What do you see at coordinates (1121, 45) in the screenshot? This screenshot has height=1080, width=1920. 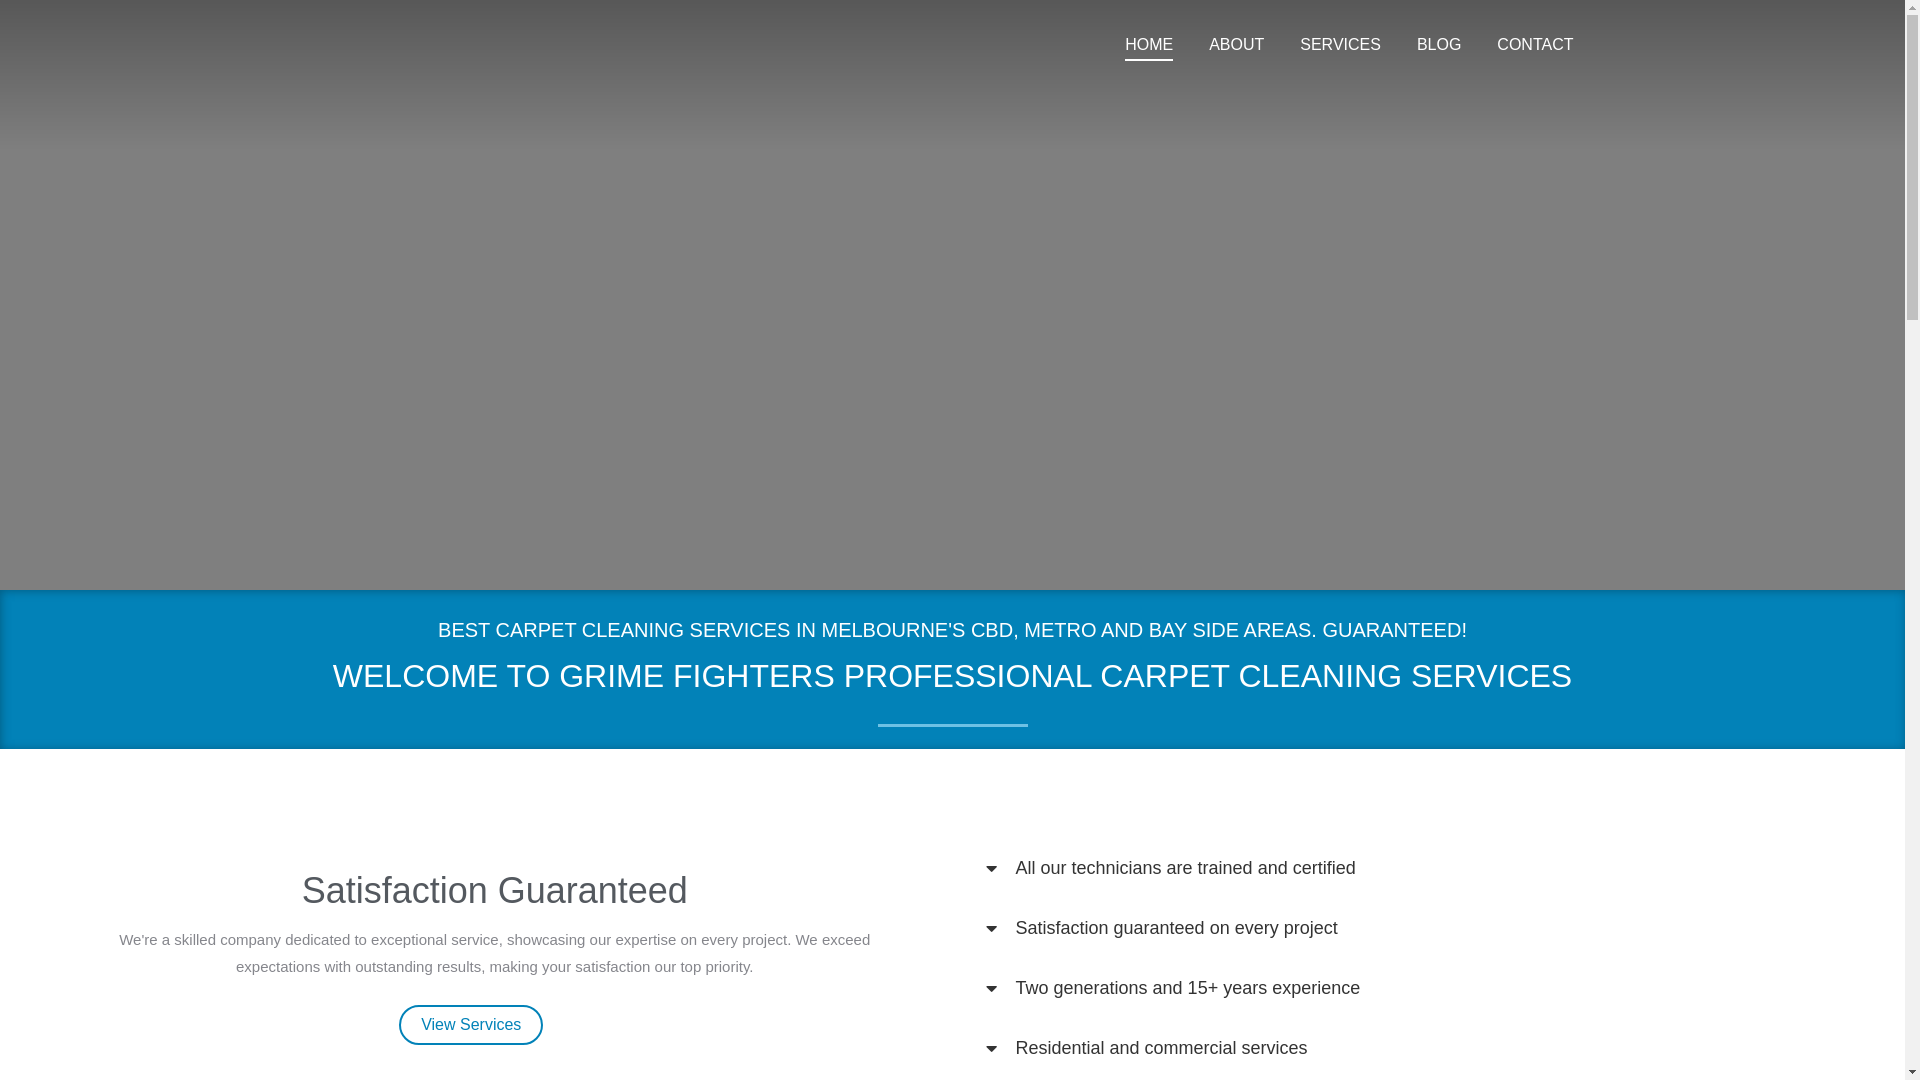 I see `'HOME'` at bounding box center [1121, 45].